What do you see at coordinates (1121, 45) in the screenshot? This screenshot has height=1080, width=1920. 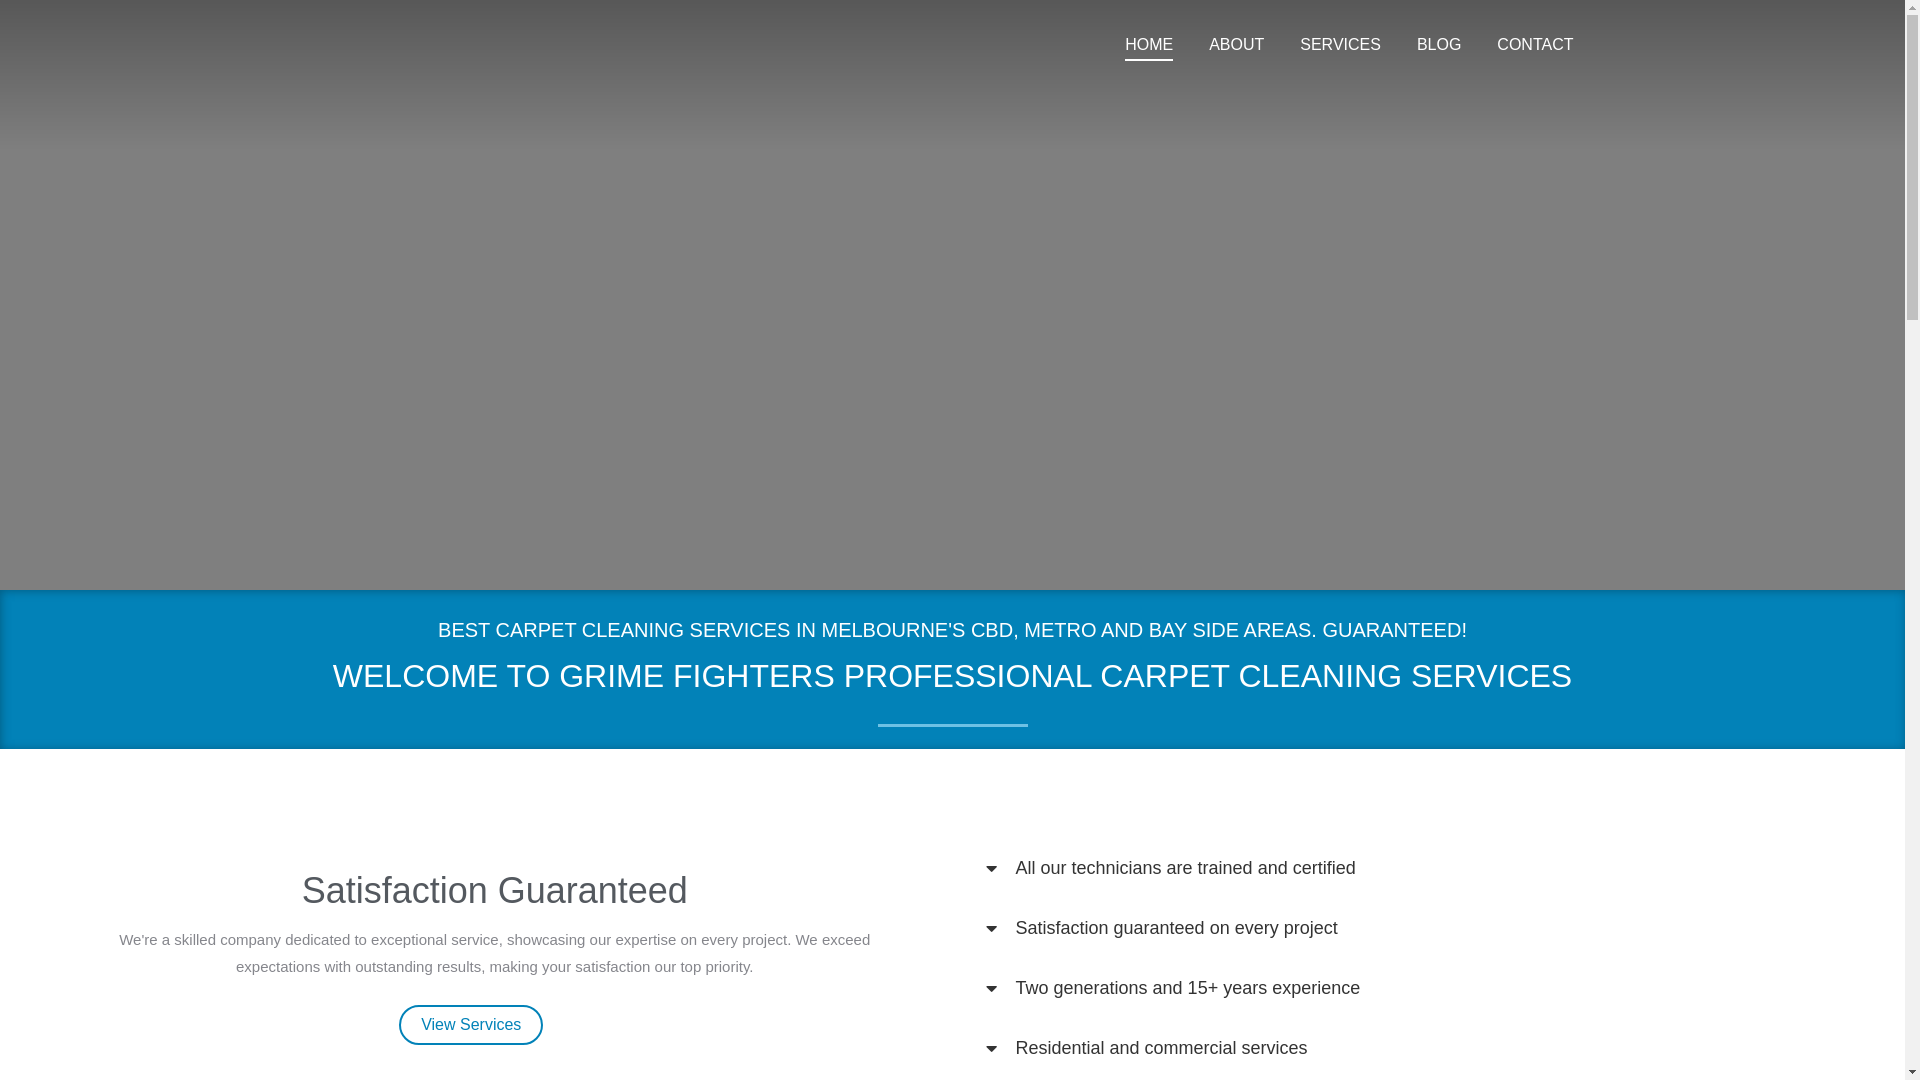 I see `'HOME'` at bounding box center [1121, 45].